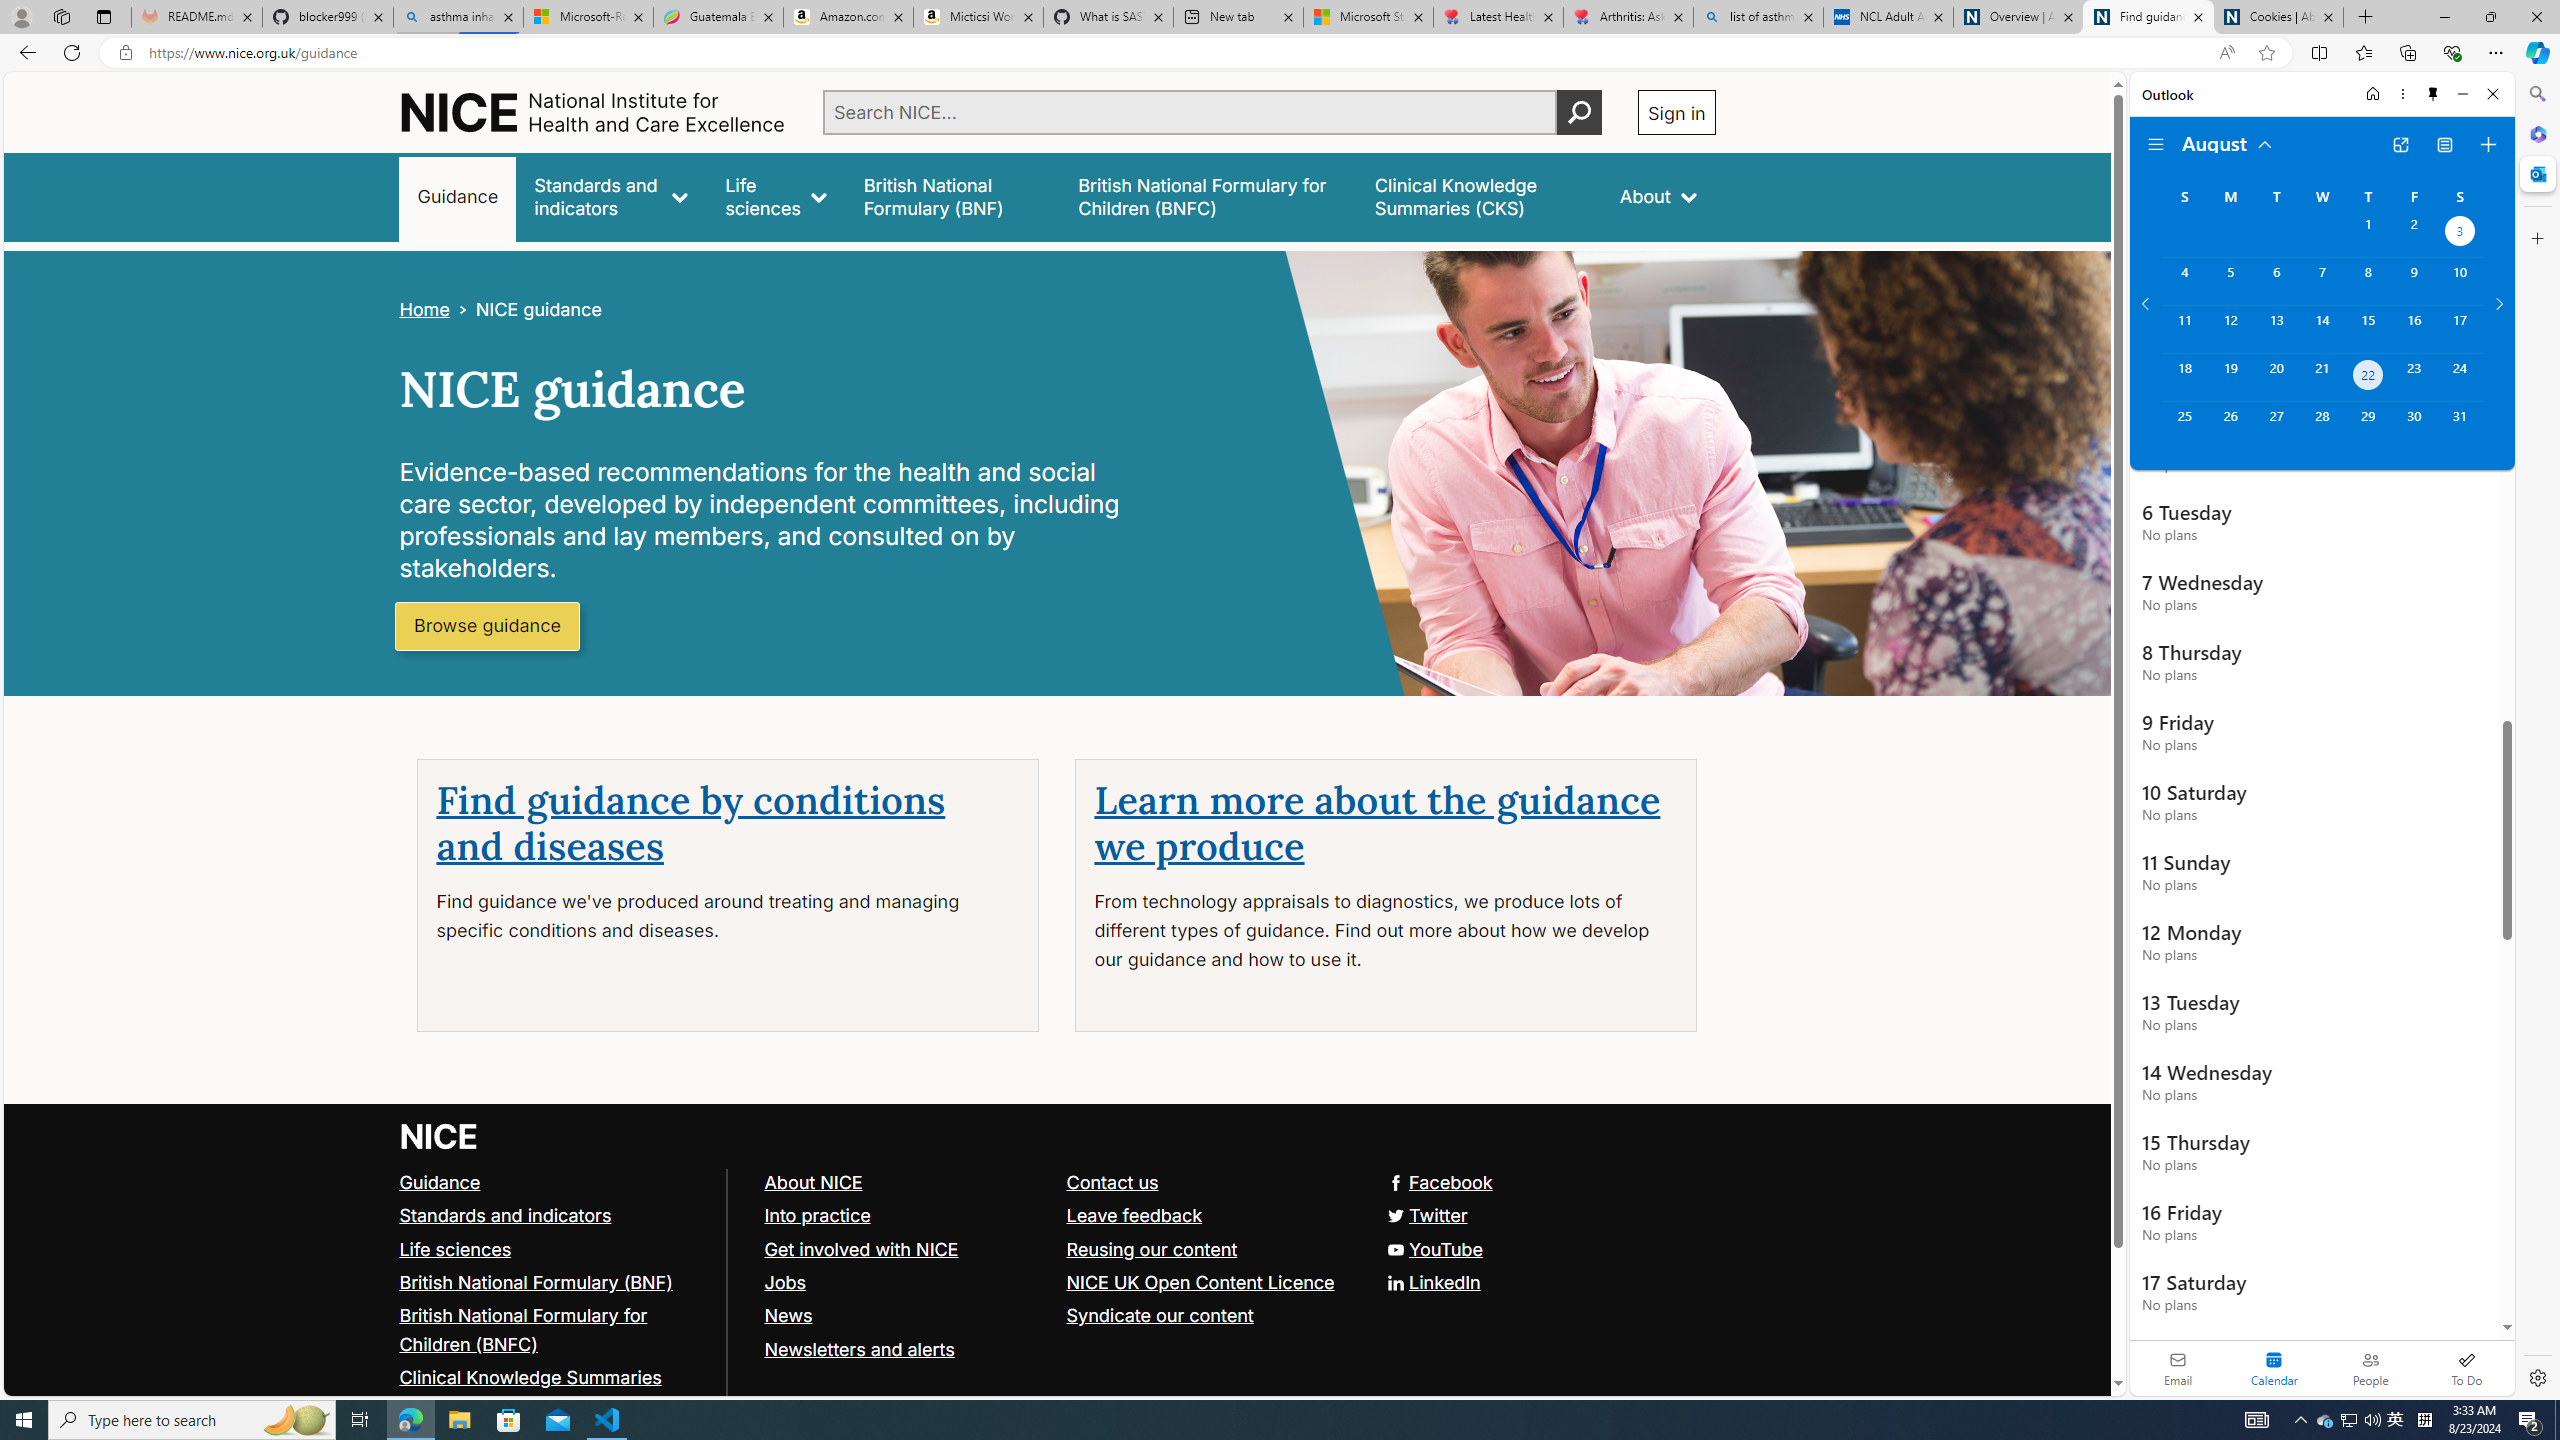  I want to click on 'Friday, August 9, 2024. ', so click(2413, 280).